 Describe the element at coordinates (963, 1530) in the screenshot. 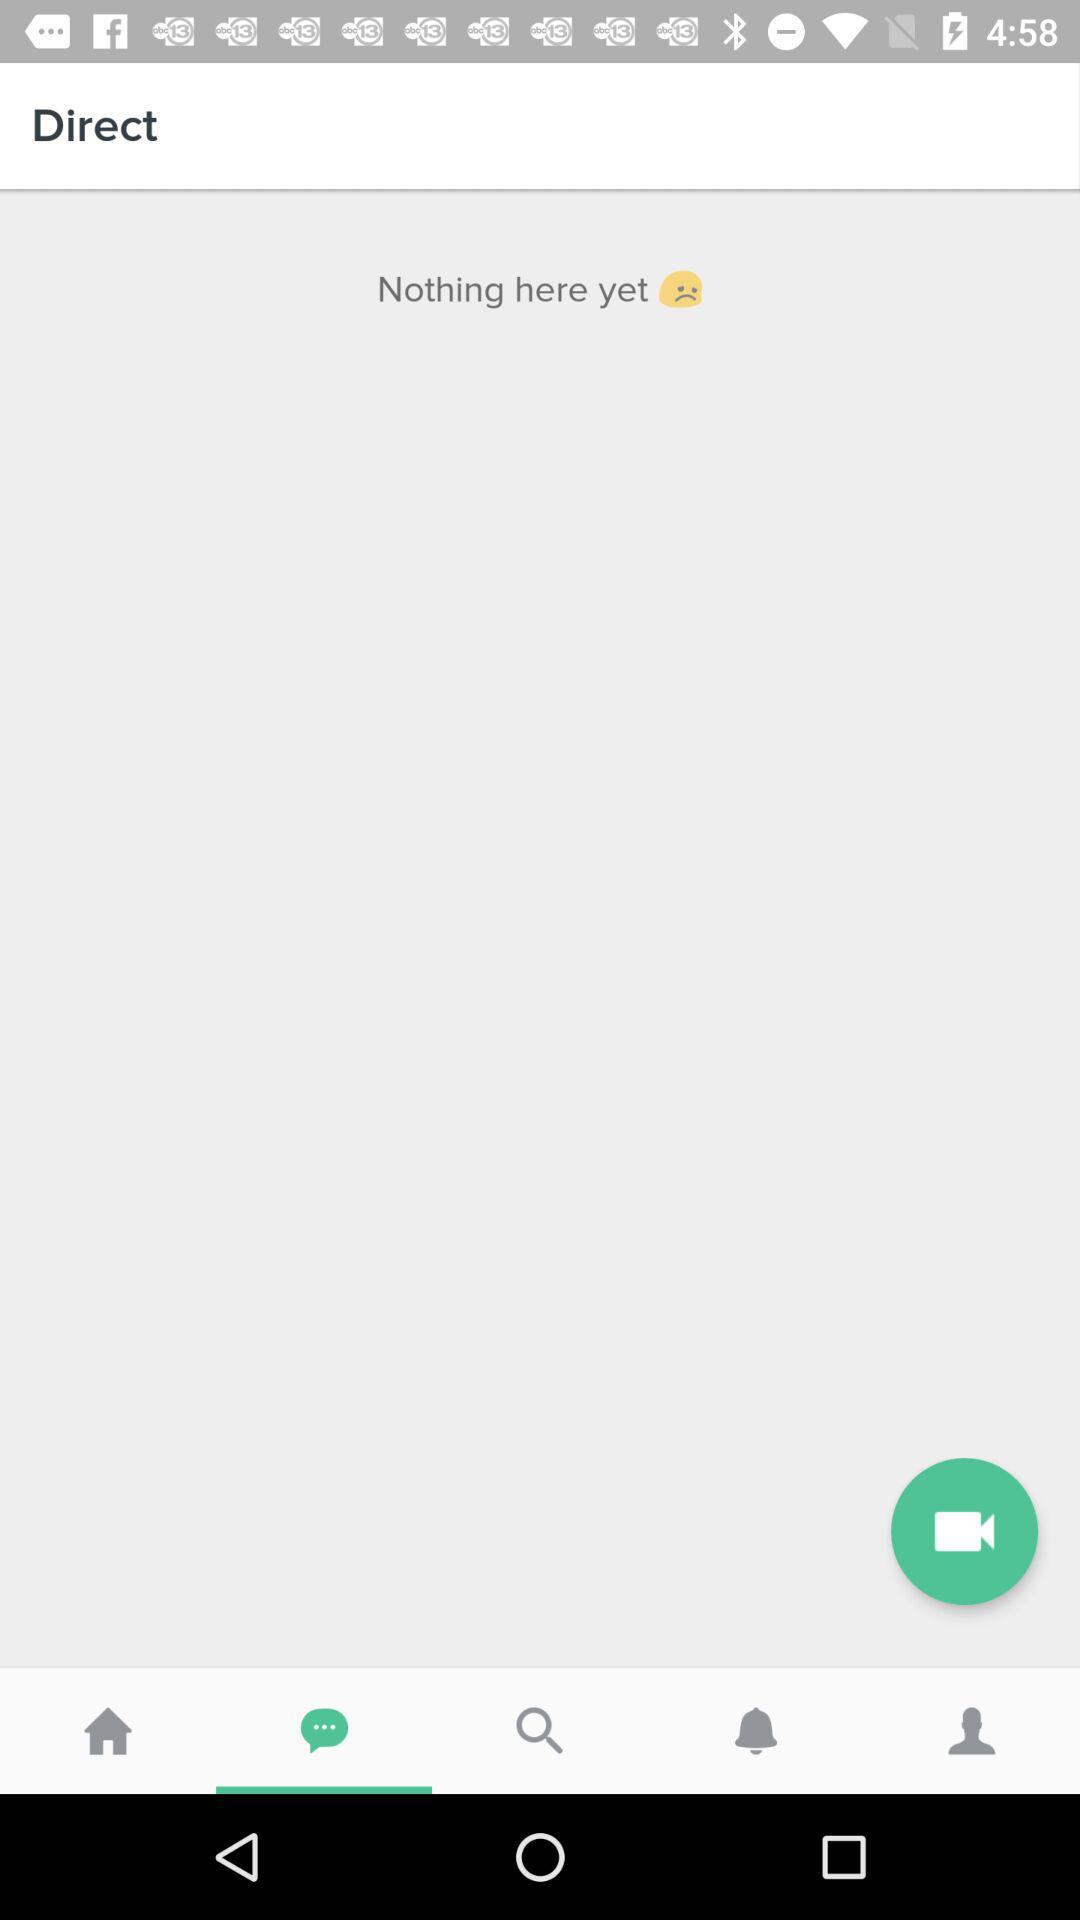

I see `the videocam icon` at that location.